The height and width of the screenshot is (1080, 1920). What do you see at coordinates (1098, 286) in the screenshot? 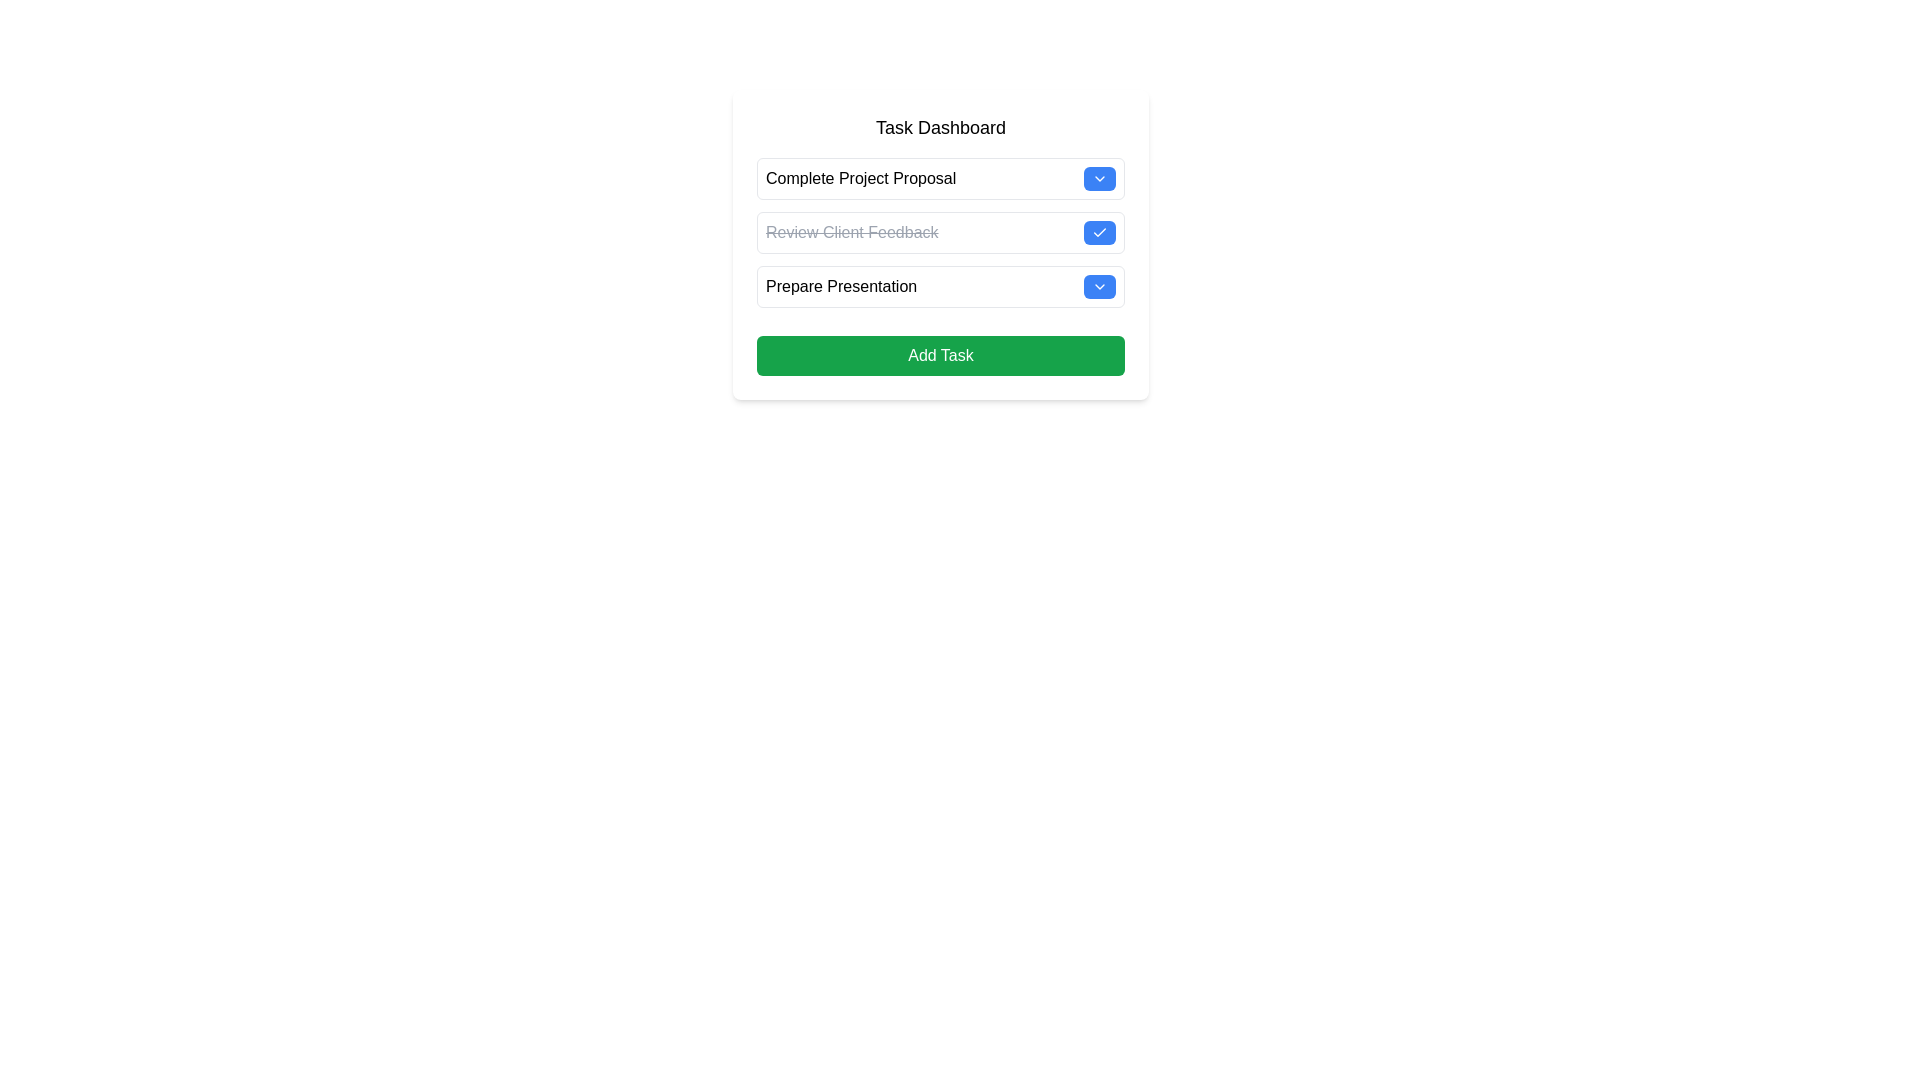
I see `the Dropdown toggle button located to the right of the 'Prepare Presentation' task label` at bounding box center [1098, 286].